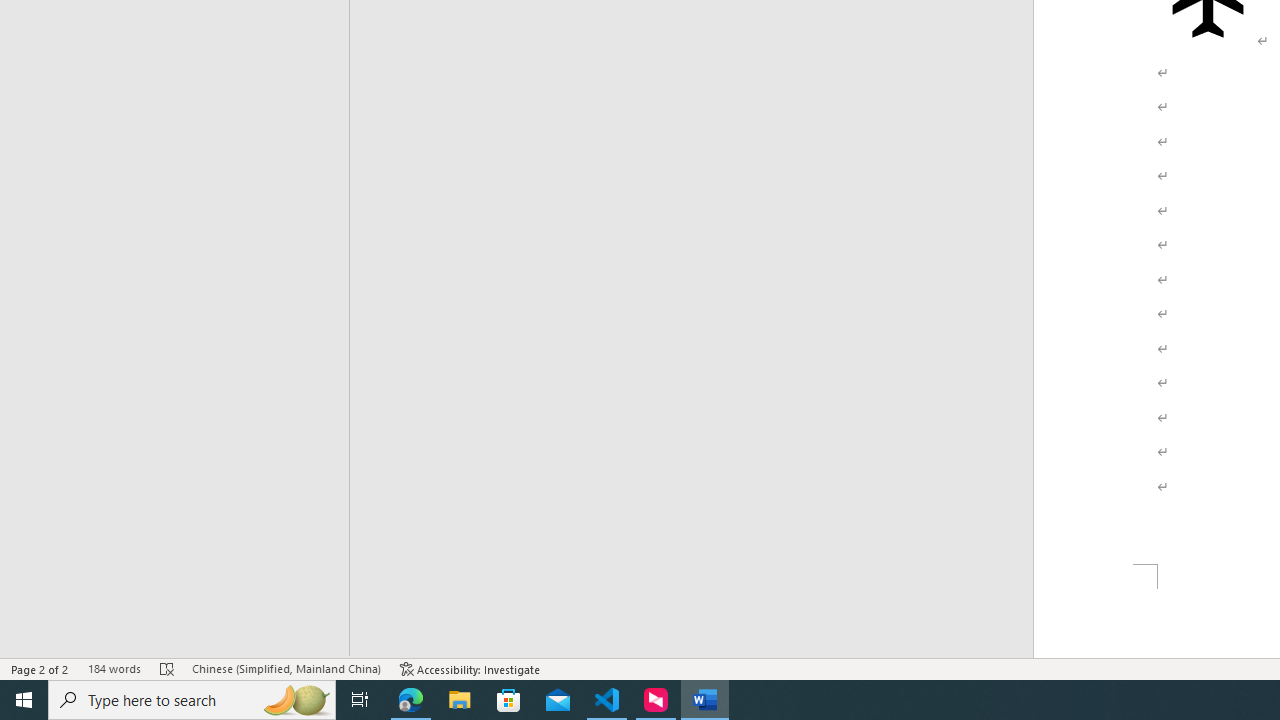  What do you see at coordinates (112, 669) in the screenshot?
I see `'Word Count 184 words'` at bounding box center [112, 669].